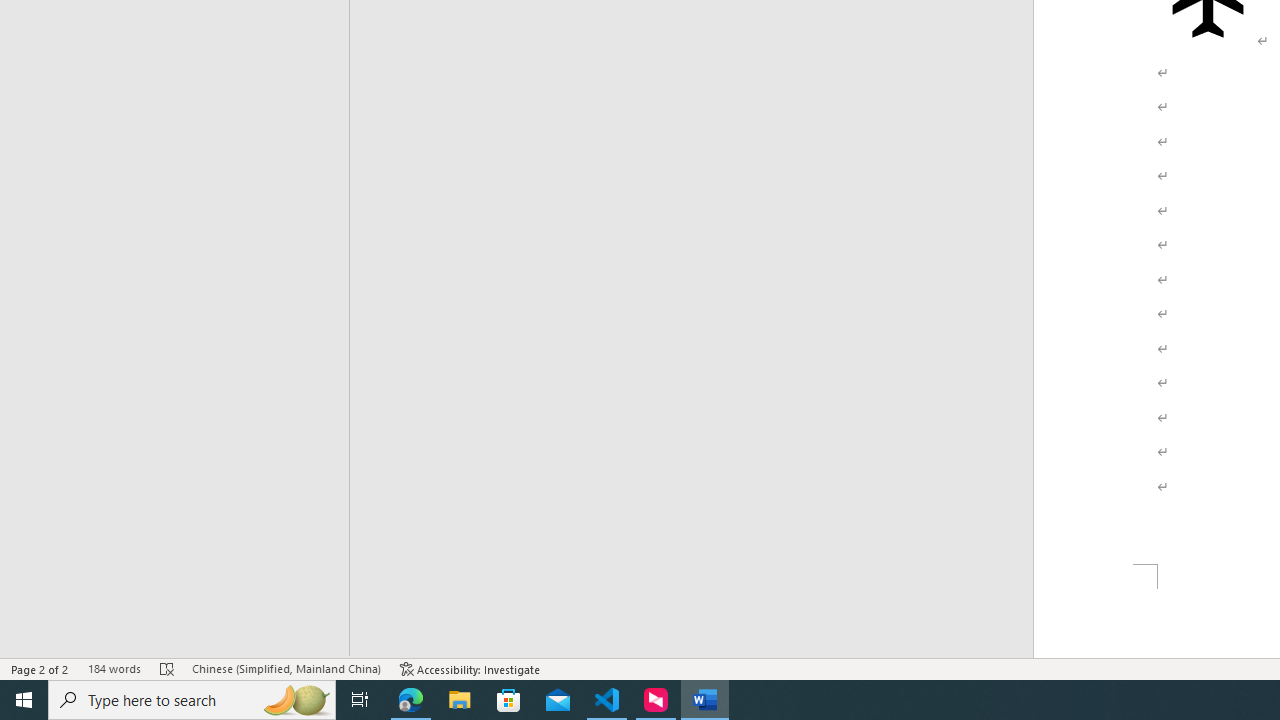  What do you see at coordinates (112, 669) in the screenshot?
I see `'Word Count 184 words'` at bounding box center [112, 669].